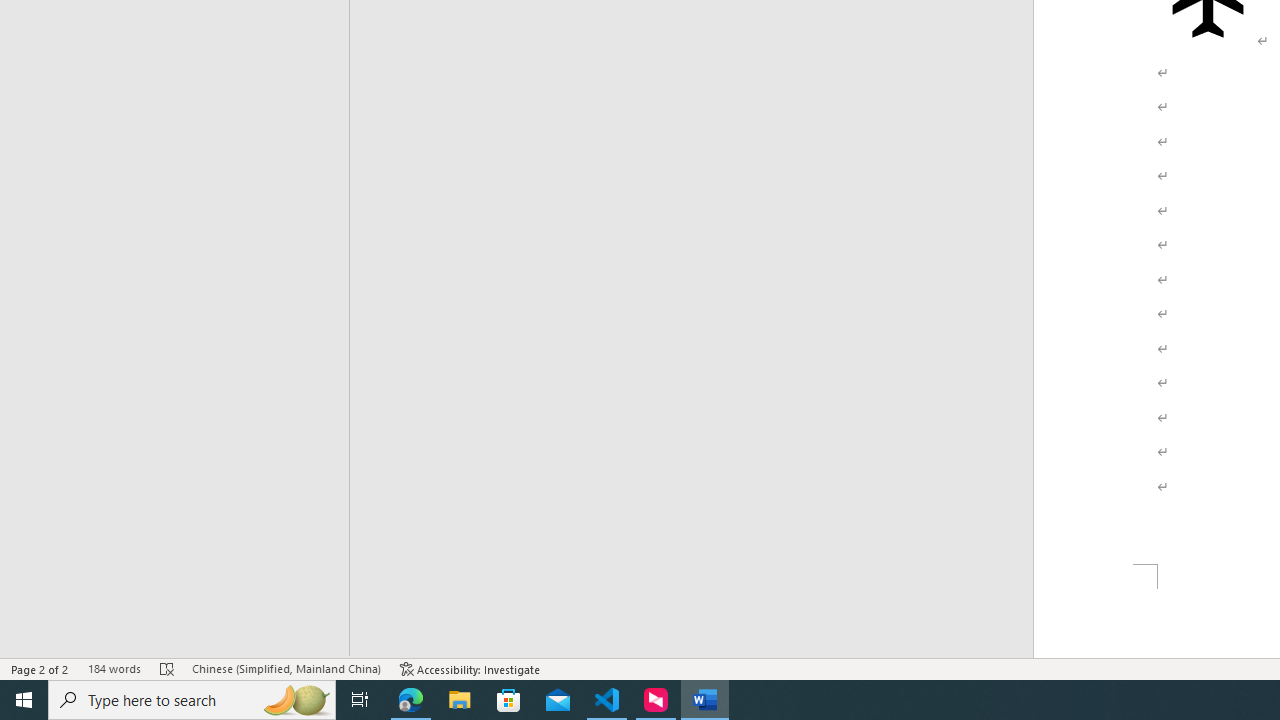  What do you see at coordinates (112, 669) in the screenshot?
I see `'Word Count 184 words'` at bounding box center [112, 669].